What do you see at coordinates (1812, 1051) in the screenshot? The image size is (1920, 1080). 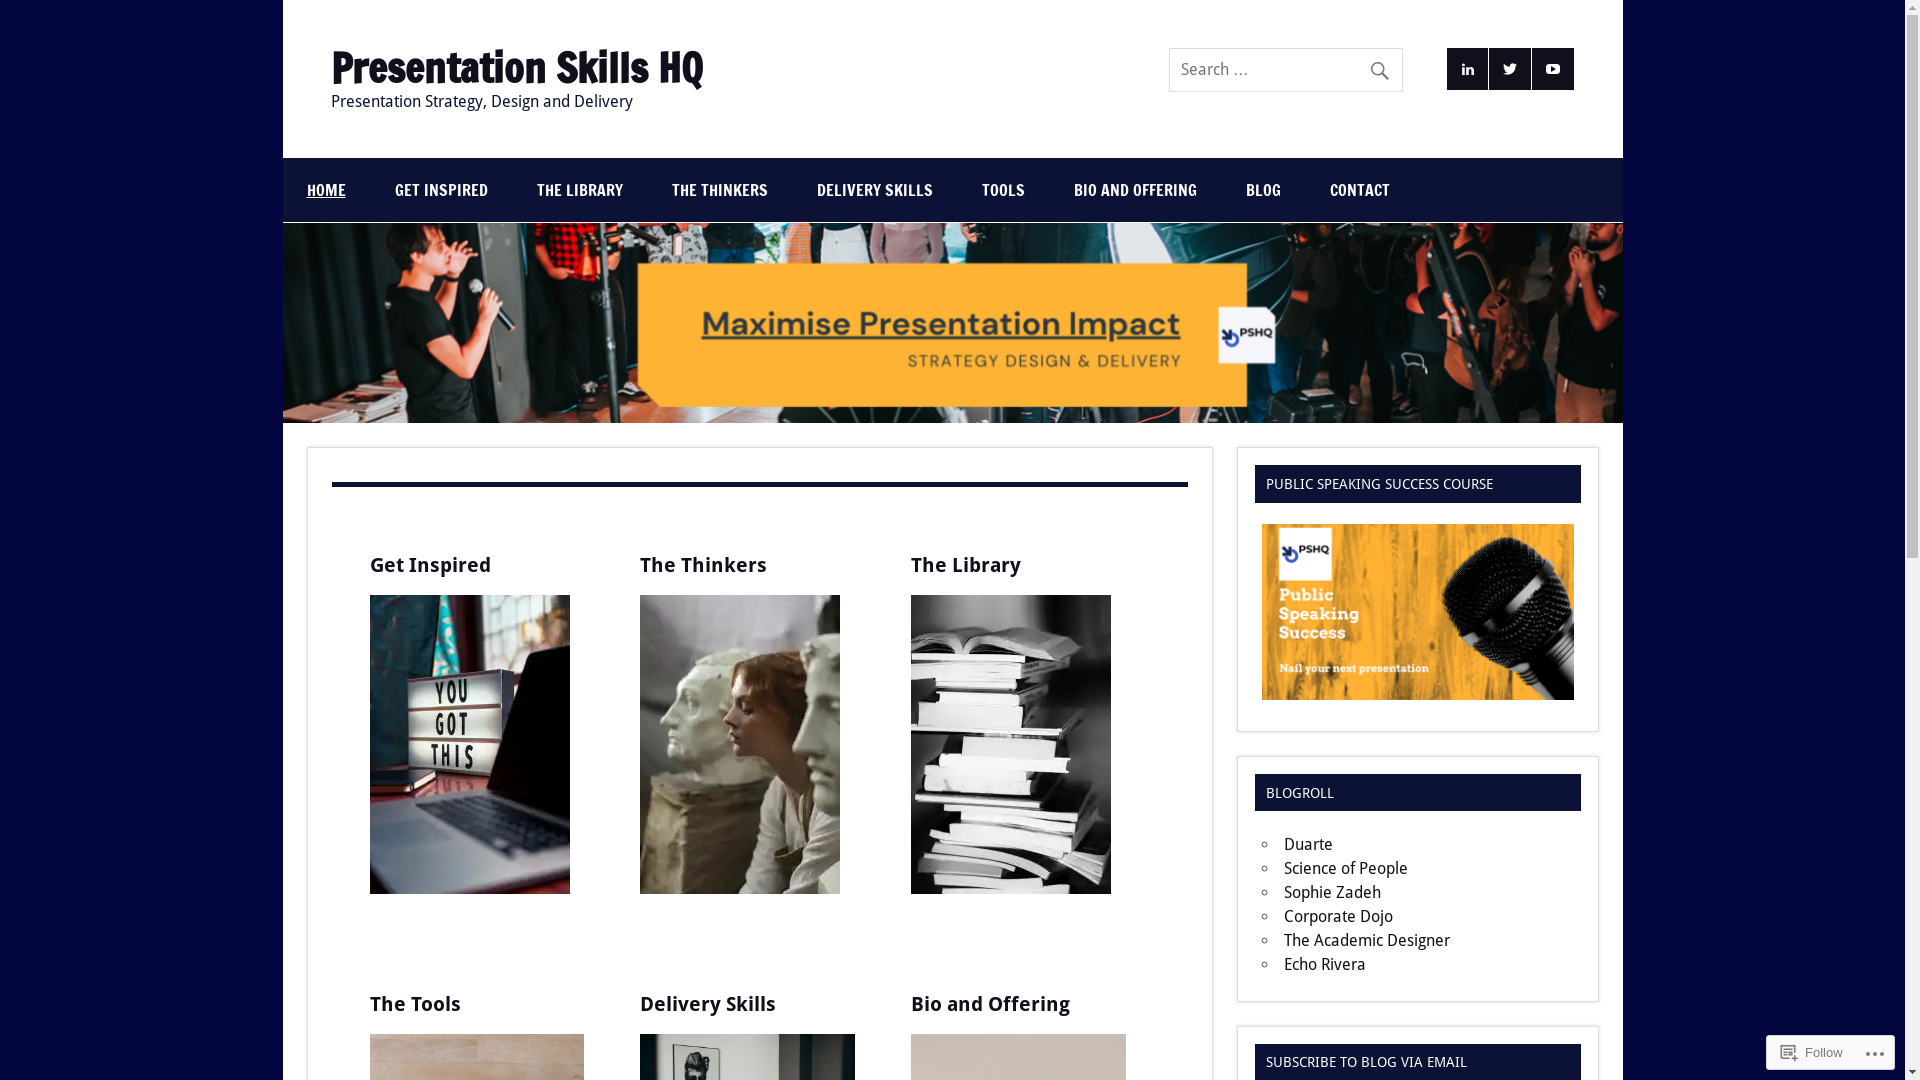 I see `'Follow'` at bounding box center [1812, 1051].